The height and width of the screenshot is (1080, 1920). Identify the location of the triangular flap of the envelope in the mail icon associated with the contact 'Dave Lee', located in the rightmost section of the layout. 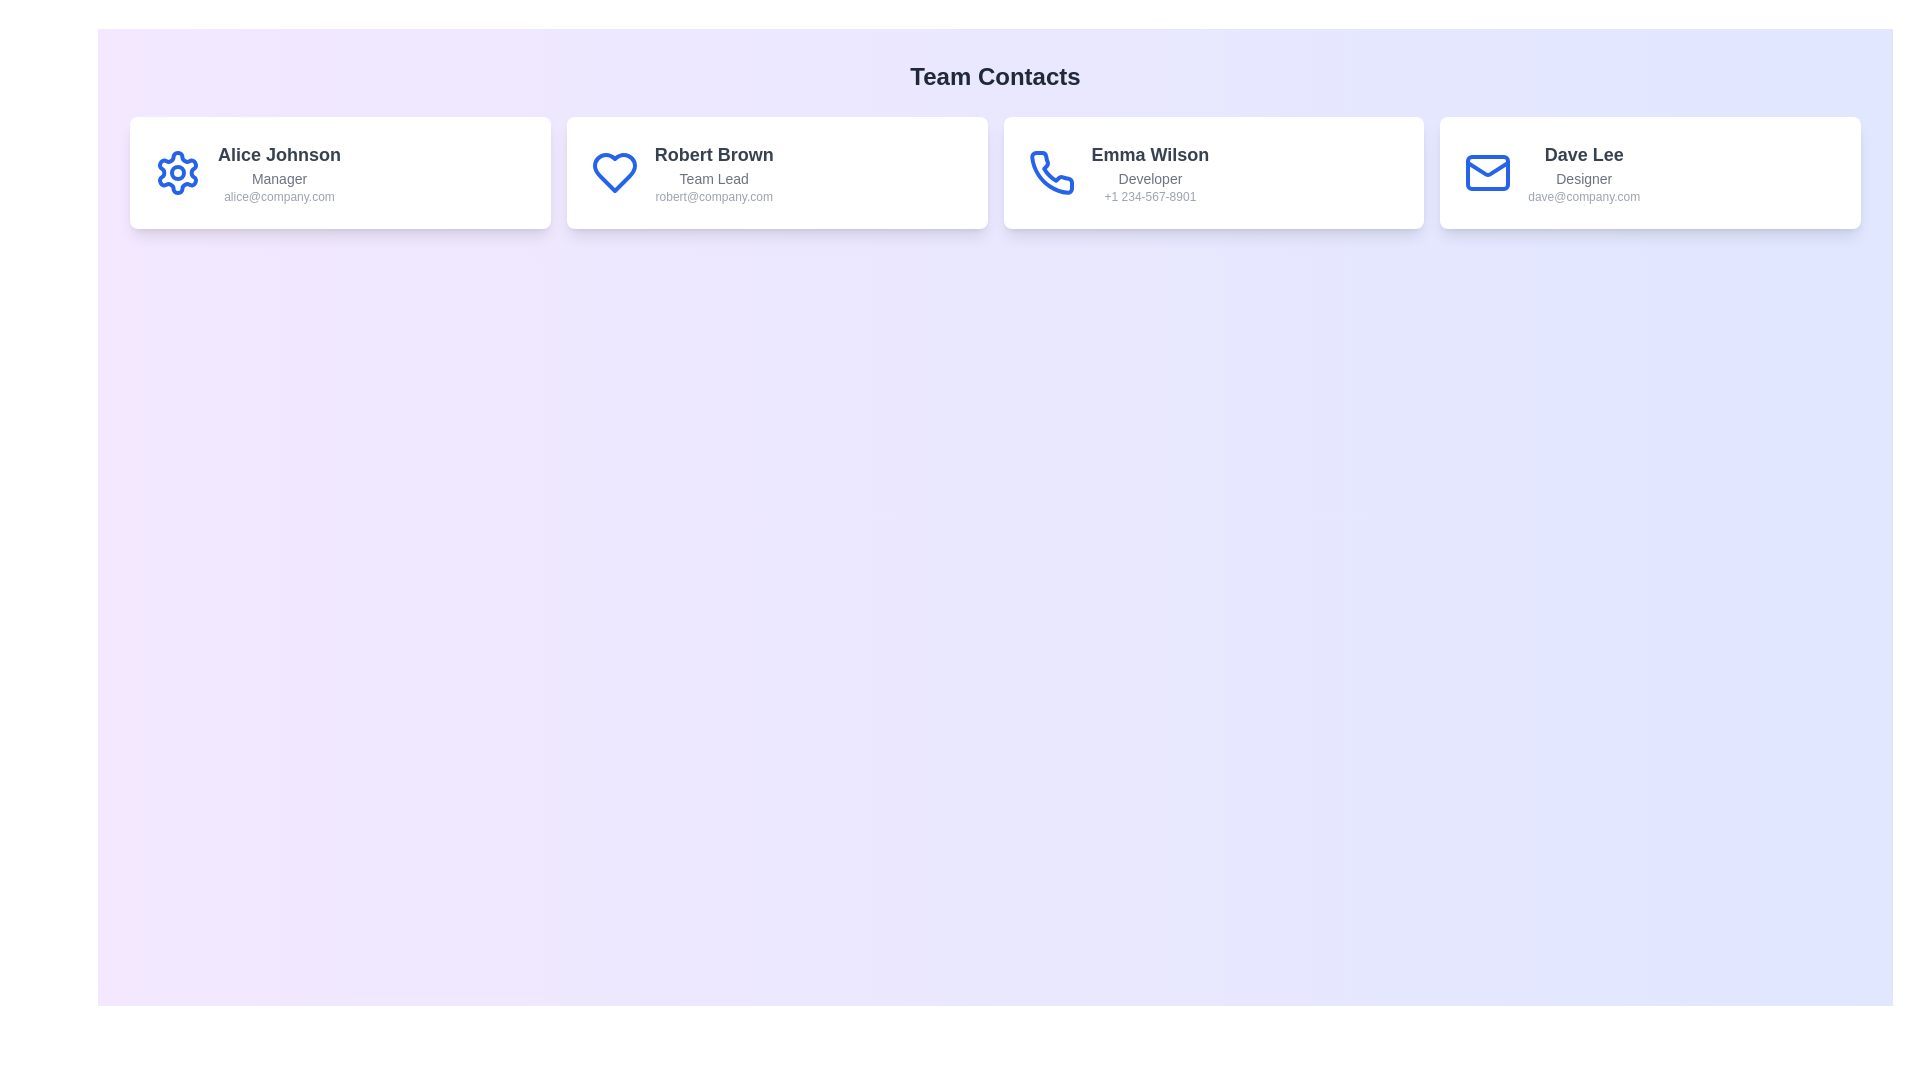
(1488, 168).